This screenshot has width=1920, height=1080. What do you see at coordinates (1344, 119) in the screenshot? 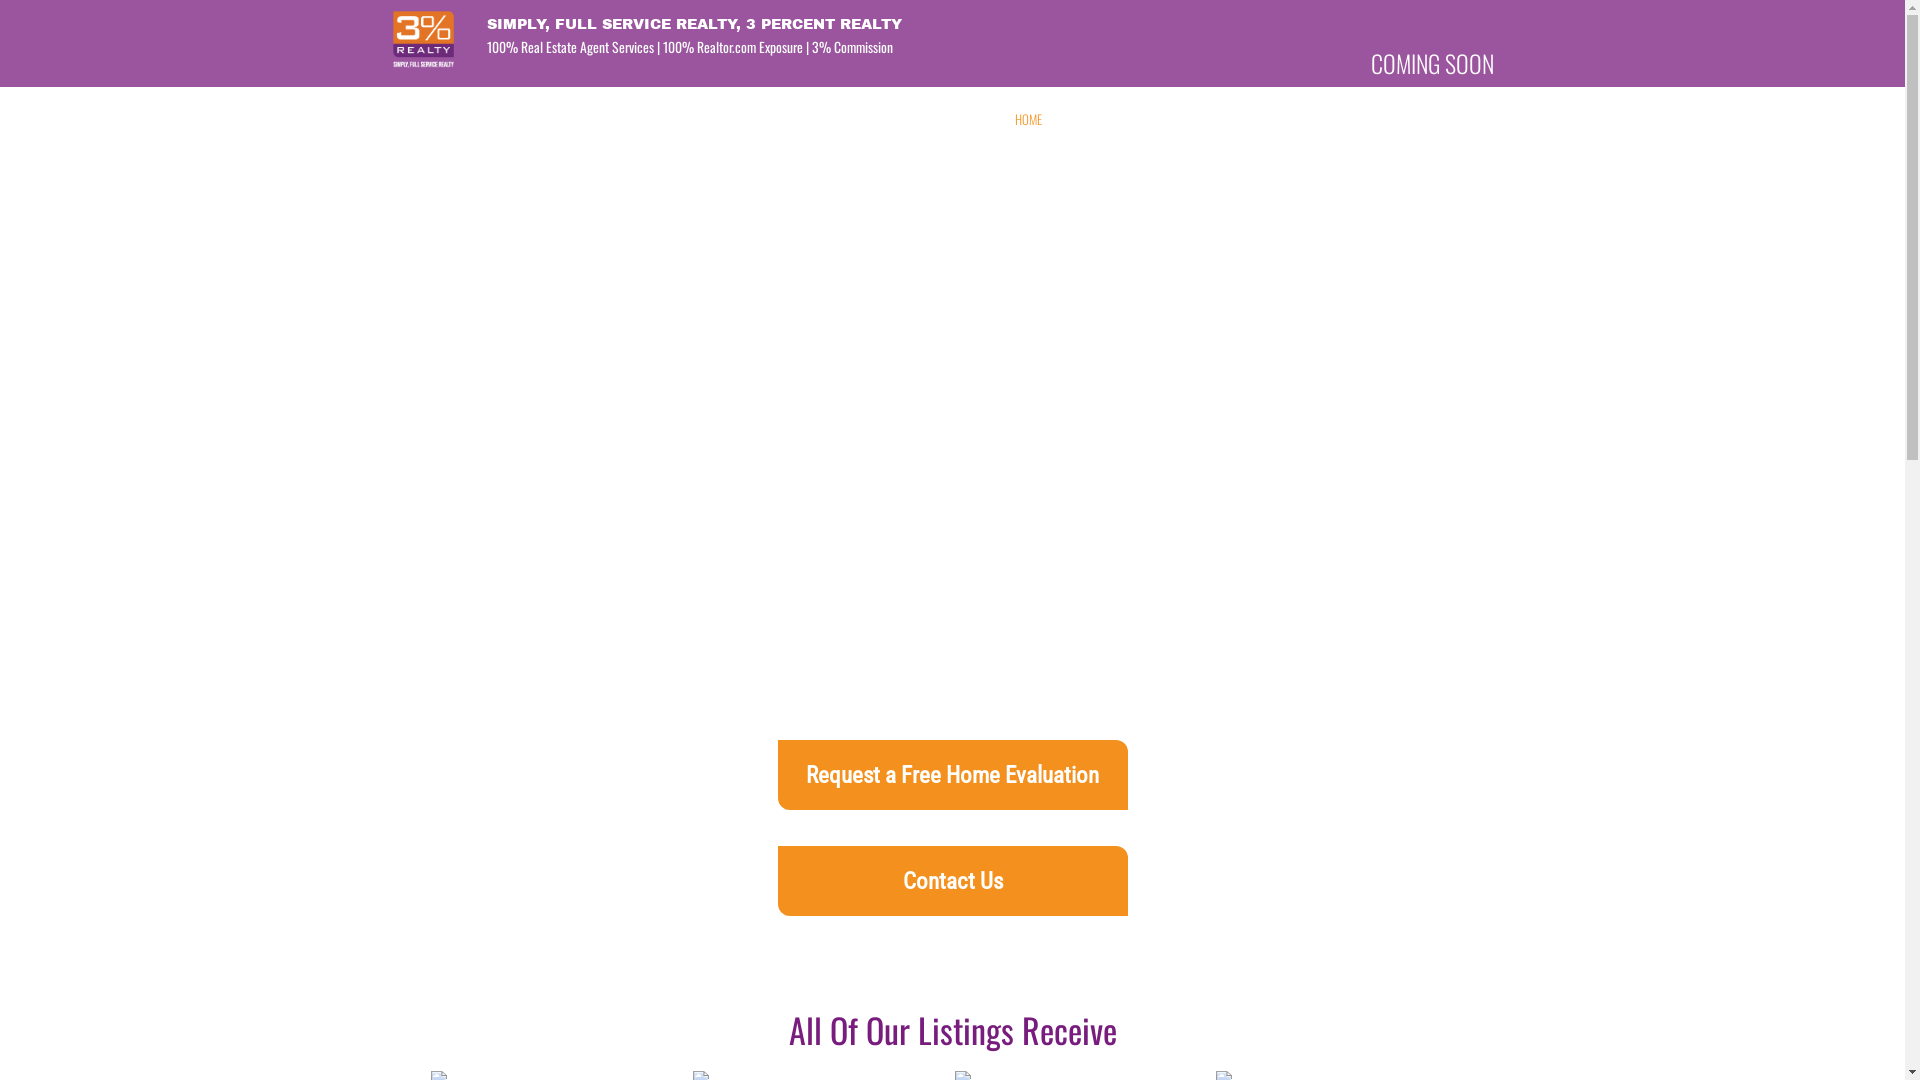
I see `'BUYING GUIDE'` at bounding box center [1344, 119].